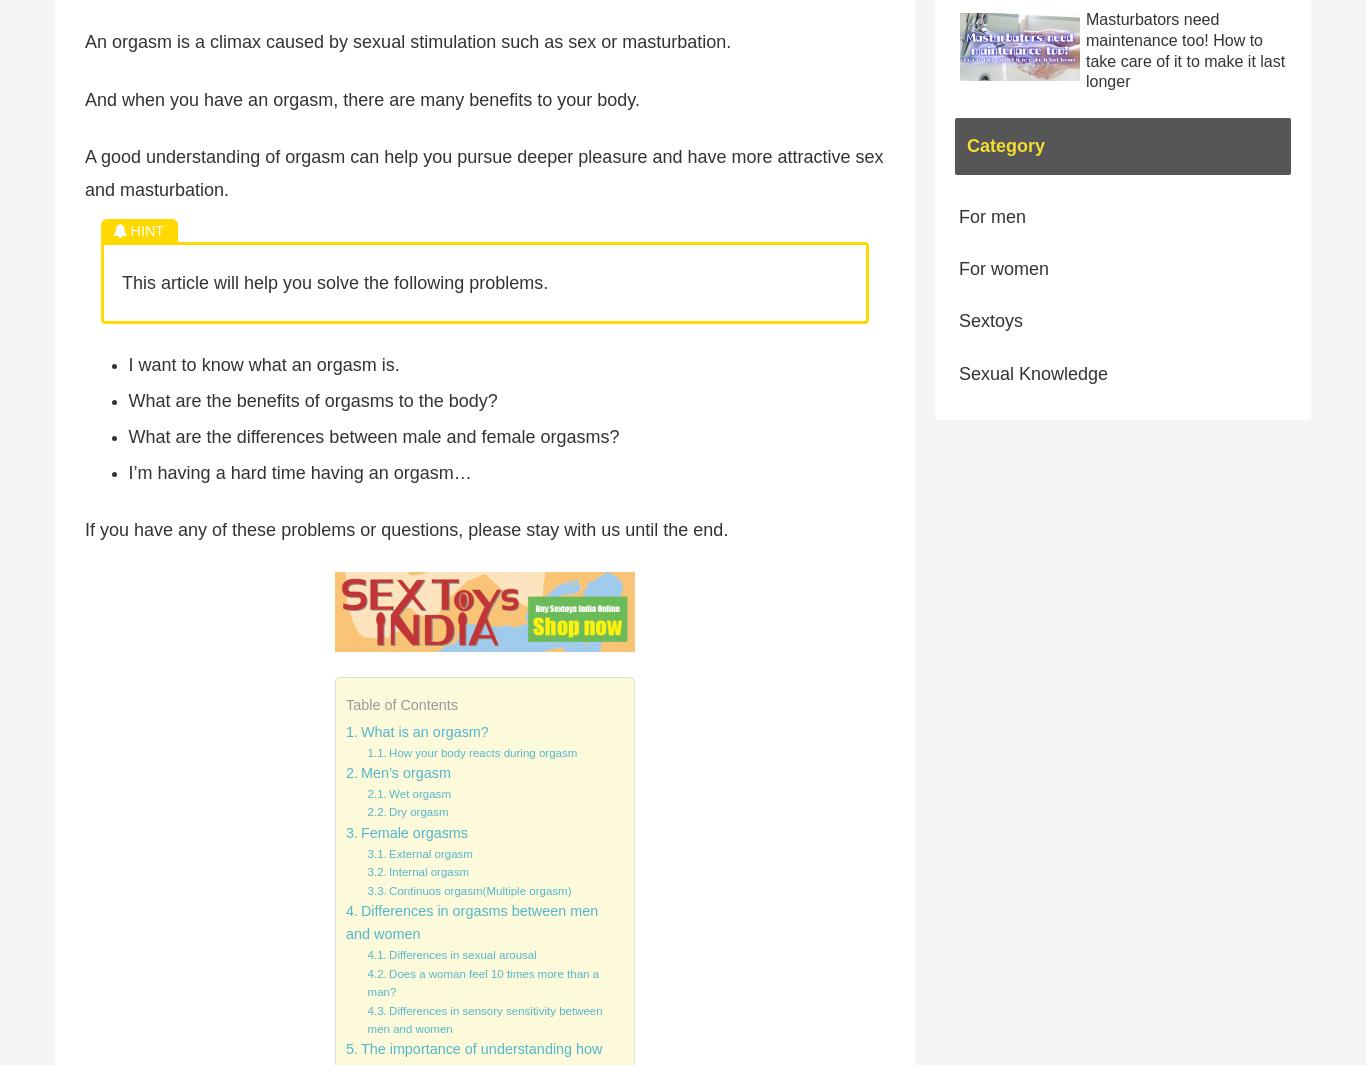 The height and width of the screenshot is (1065, 1366). I want to click on 'Wet orgasm', so click(418, 793).